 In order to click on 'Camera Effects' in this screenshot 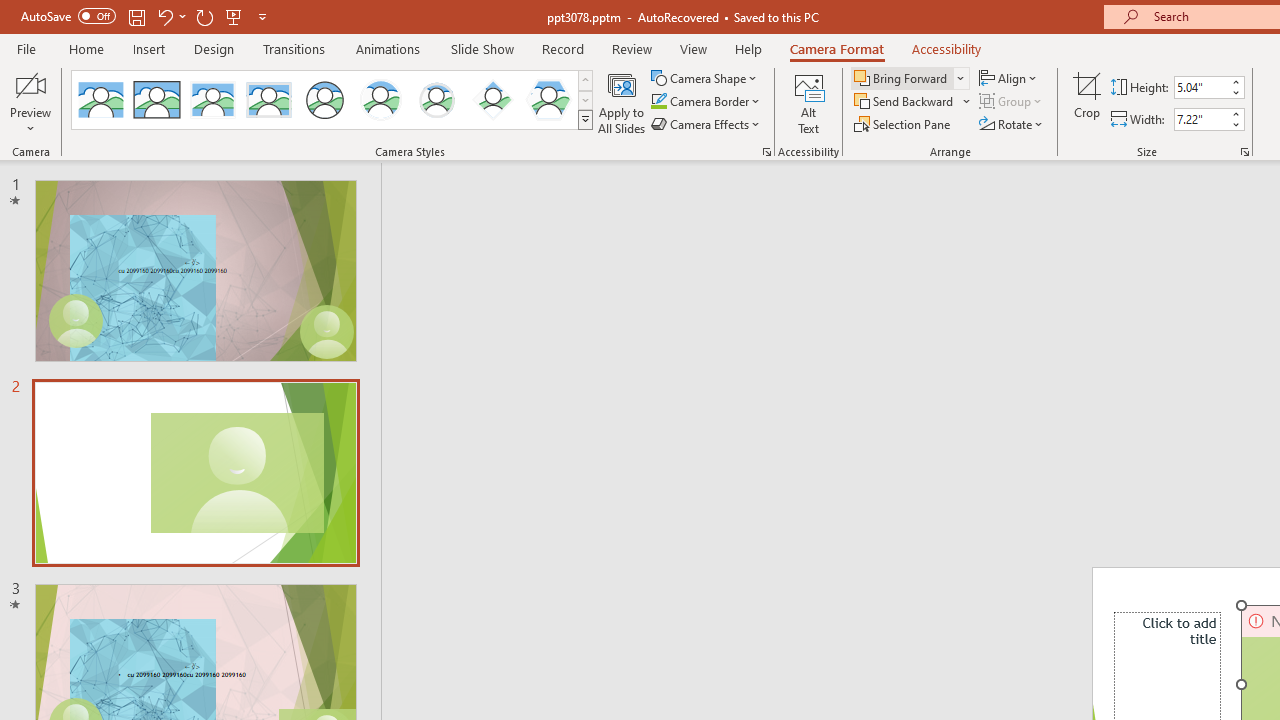, I will do `click(707, 124)`.